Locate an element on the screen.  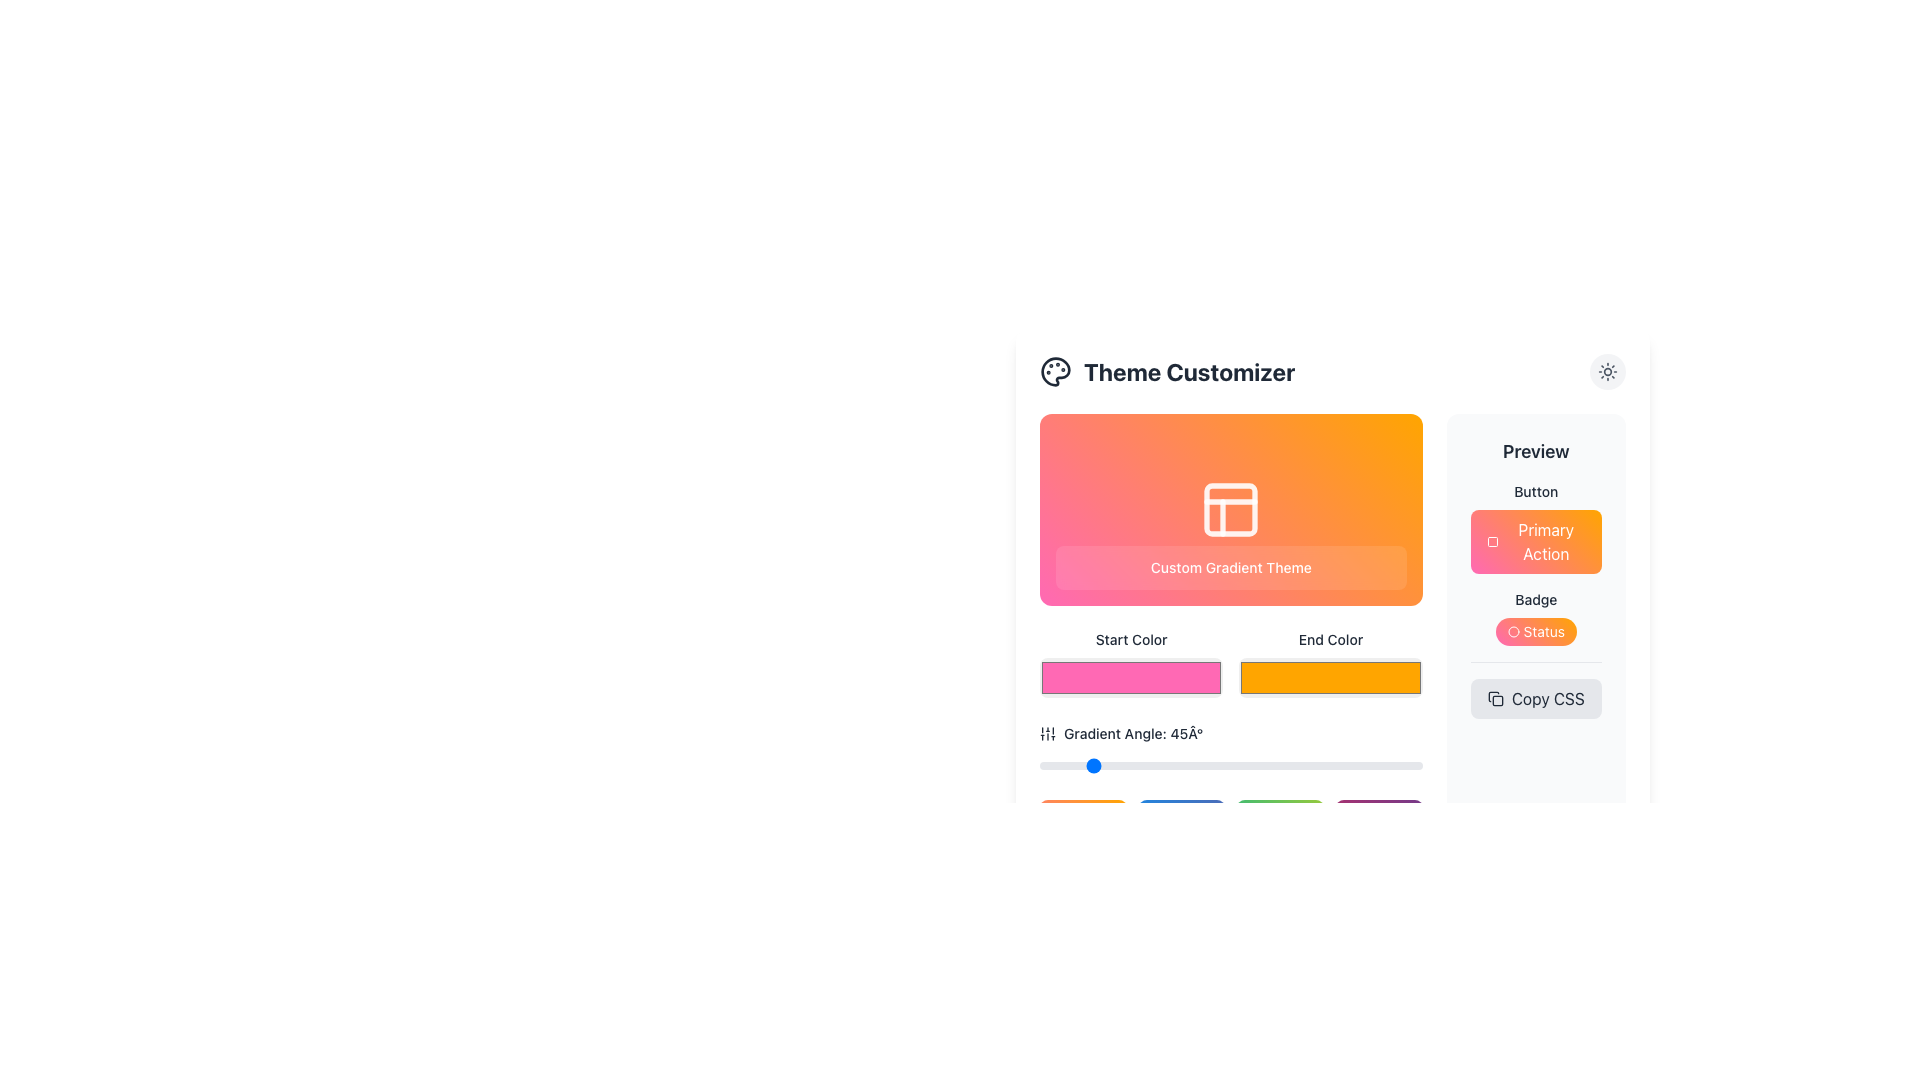
the text label displaying 'Badge', which is positioned under the 'Primary Action' button and above the 'Status' badge in the right section of the interface is located at coordinates (1535, 599).